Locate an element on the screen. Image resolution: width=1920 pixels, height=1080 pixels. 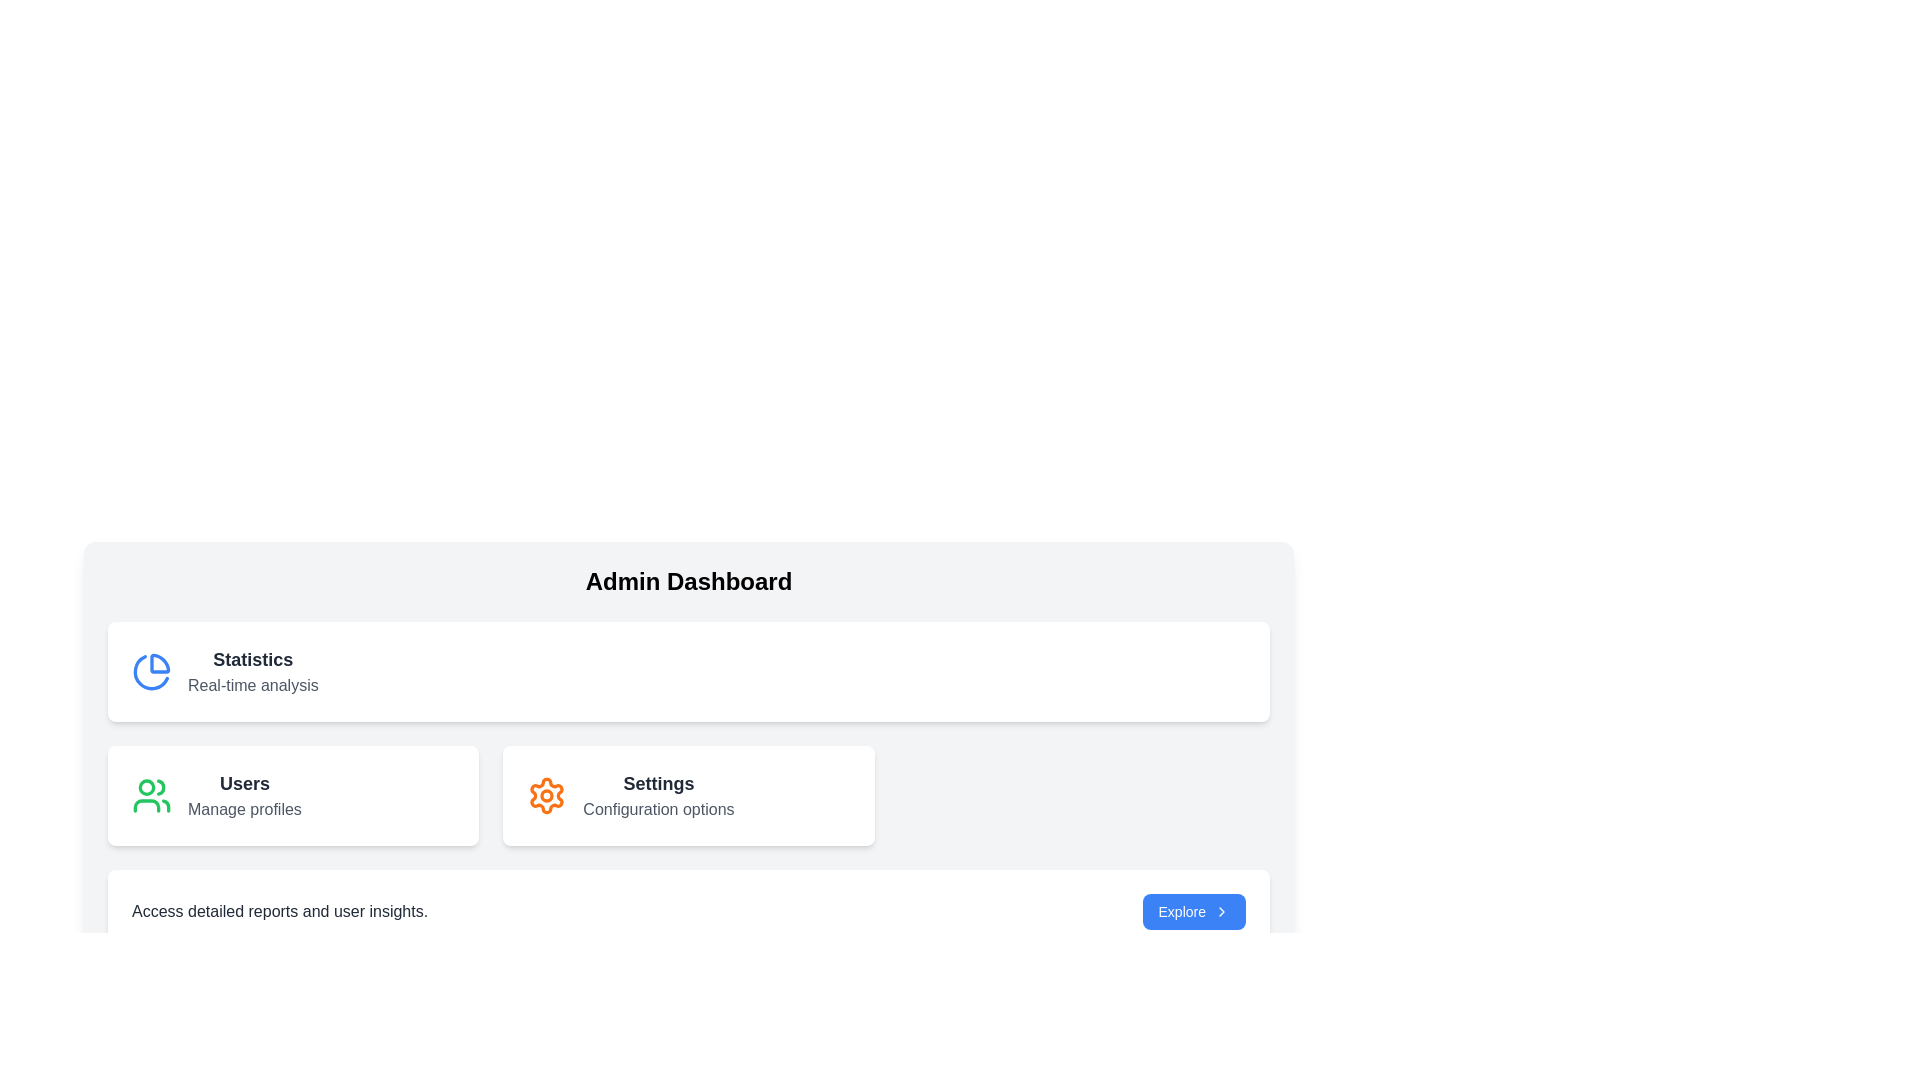
the small right-pointing arrow icon with a thin, rounded stroke design, which is styled in a minimalistic fashion with a white stroke over a blue button background, located within the 'Explore' button at the bottom-right corner of the main interface is located at coordinates (1221, 911).